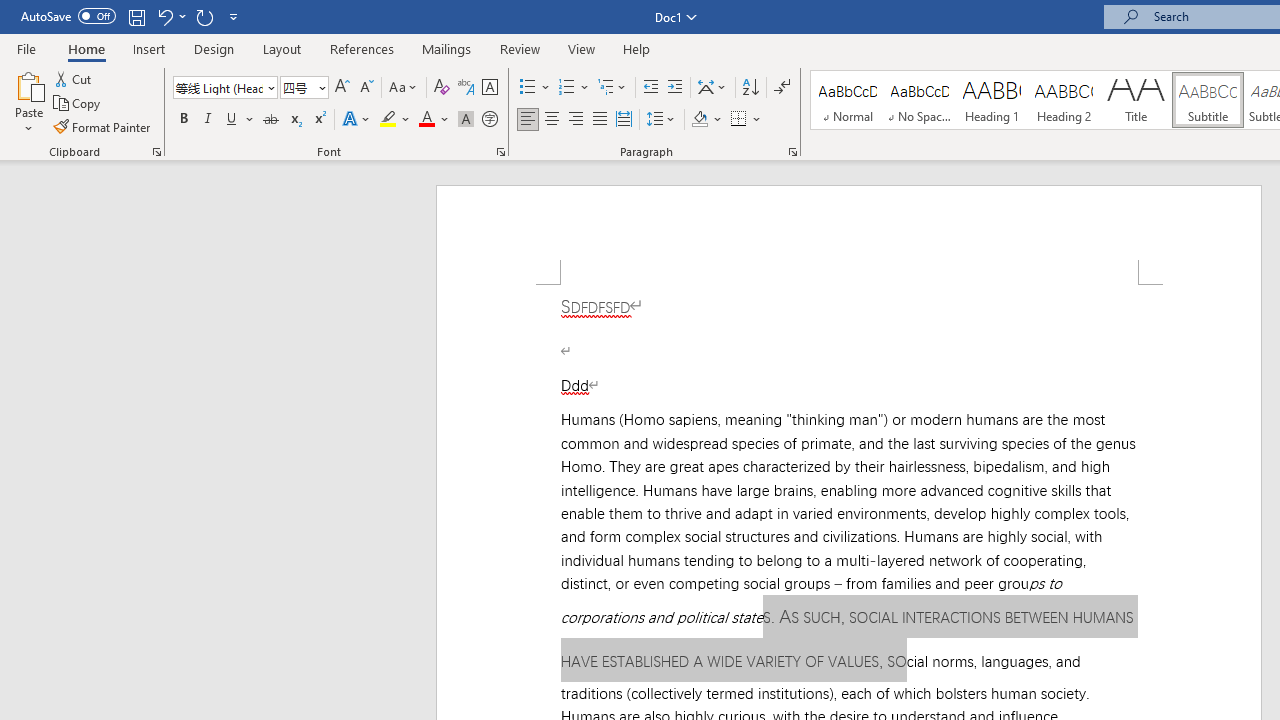  I want to click on 'Undo Style', so click(170, 16).